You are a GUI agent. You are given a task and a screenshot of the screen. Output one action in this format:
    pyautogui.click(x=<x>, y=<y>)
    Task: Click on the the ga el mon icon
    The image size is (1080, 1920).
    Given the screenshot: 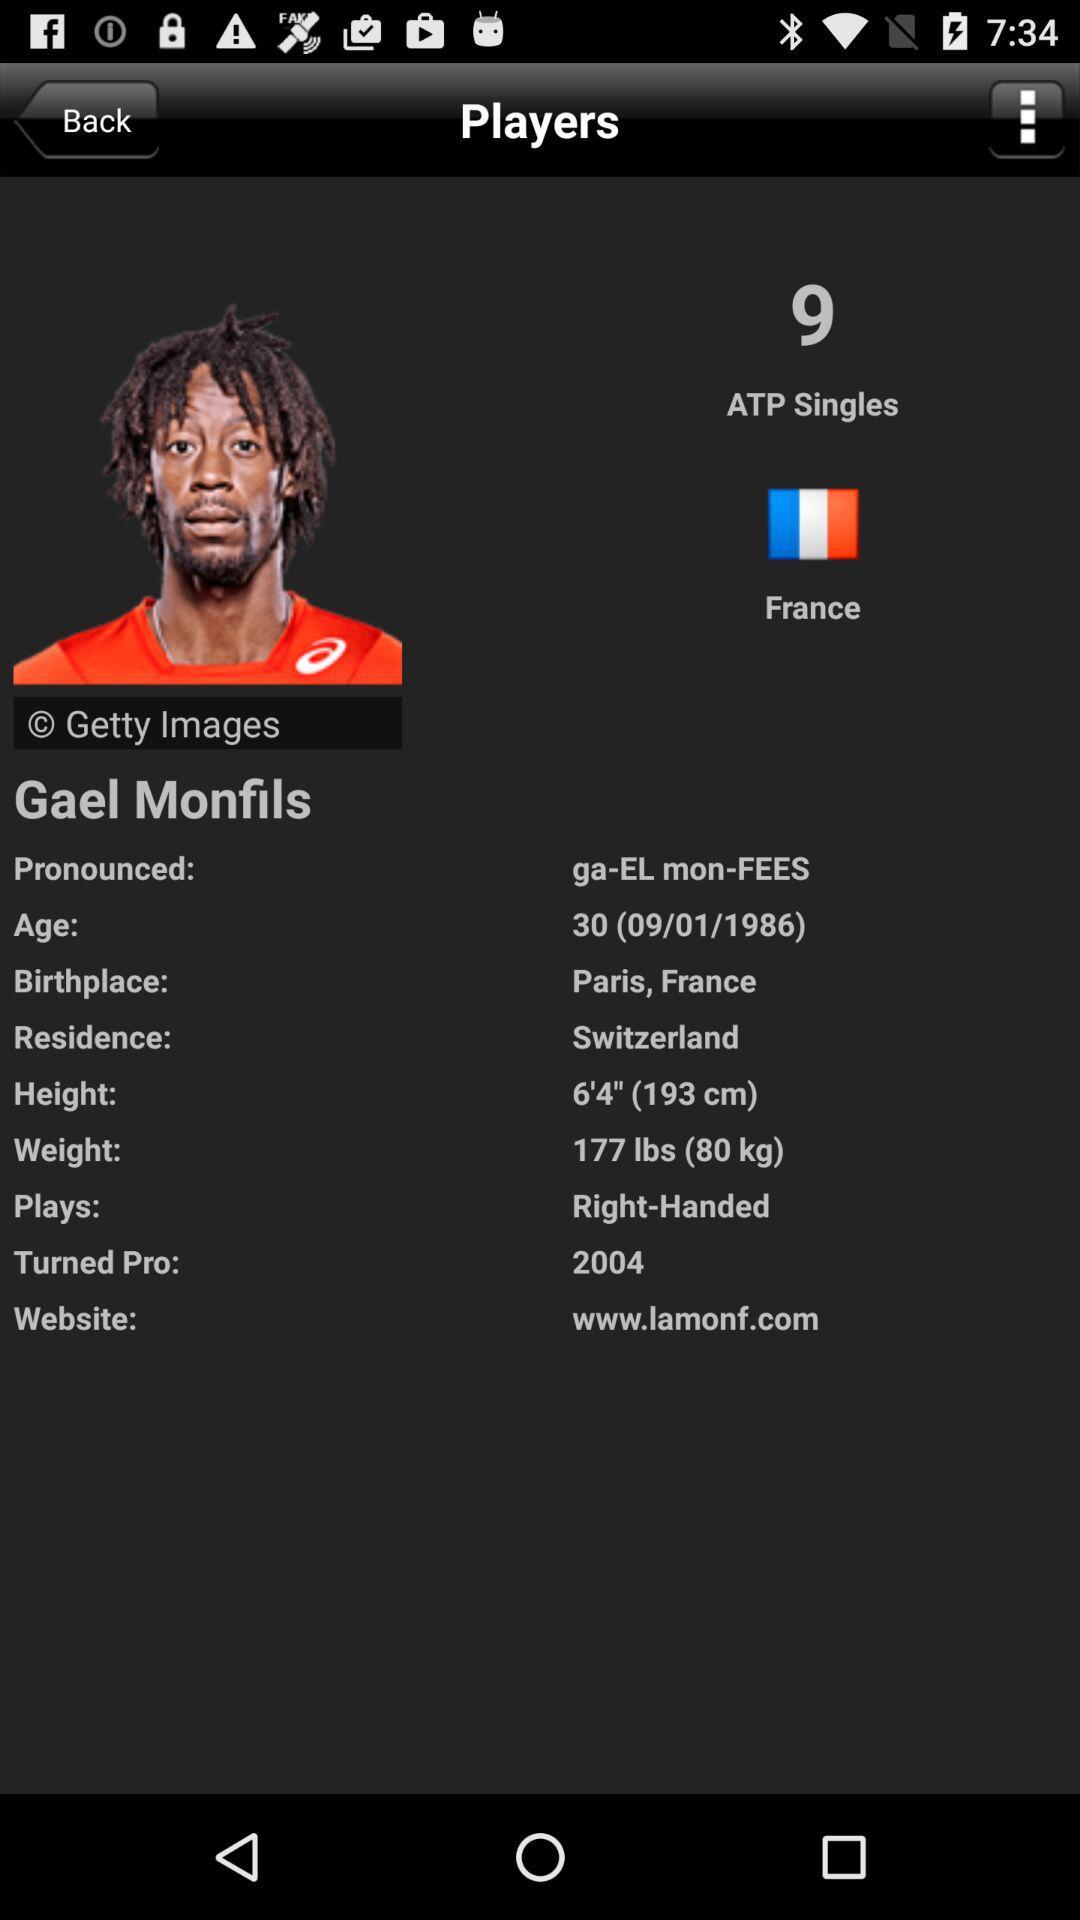 What is the action you would take?
    pyautogui.click(x=826, y=867)
    